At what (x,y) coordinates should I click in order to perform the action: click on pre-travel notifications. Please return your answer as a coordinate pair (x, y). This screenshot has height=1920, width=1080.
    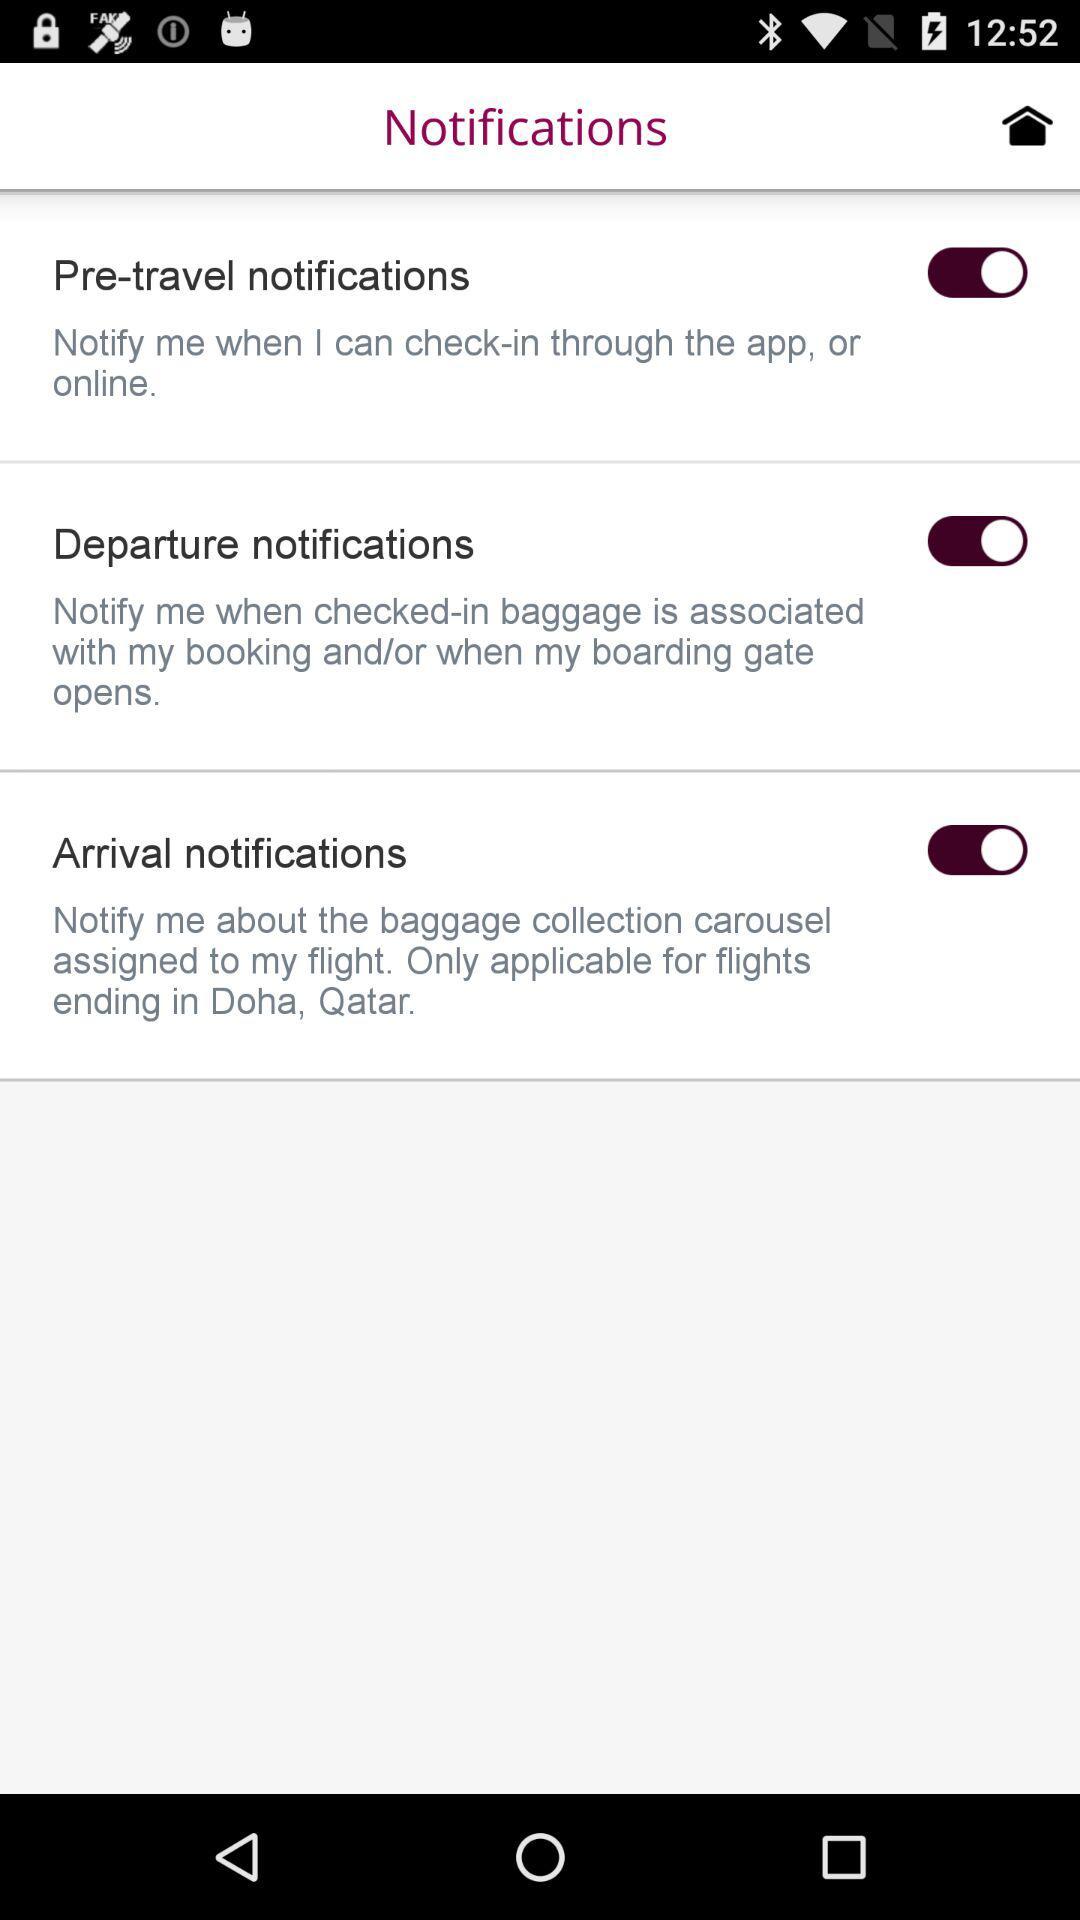
    Looking at the image, I should click on (976, 271).